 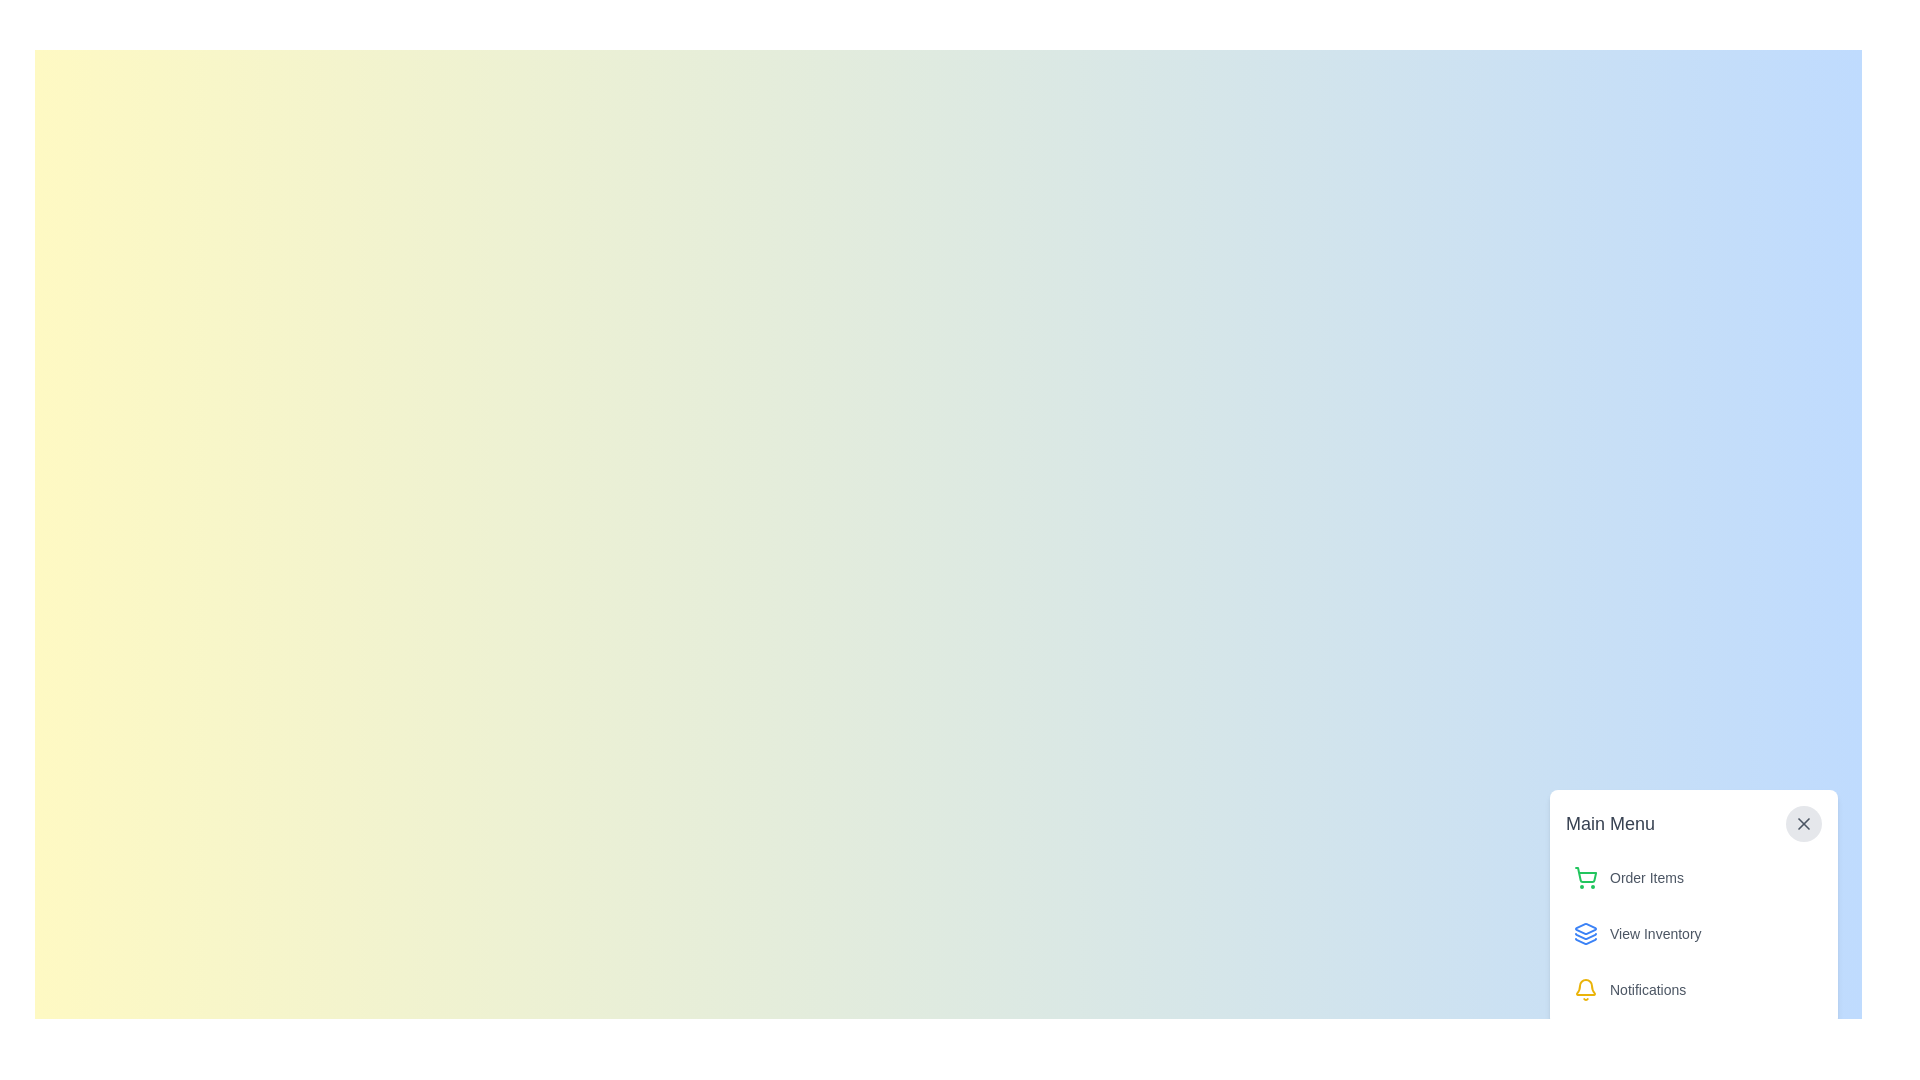 What do you see at coordinates (1655, 933) in the screenshot?
I see `the 'View Inventory' text label located within the clickable area of the navigation menu` at bounding box center [1655, 933].